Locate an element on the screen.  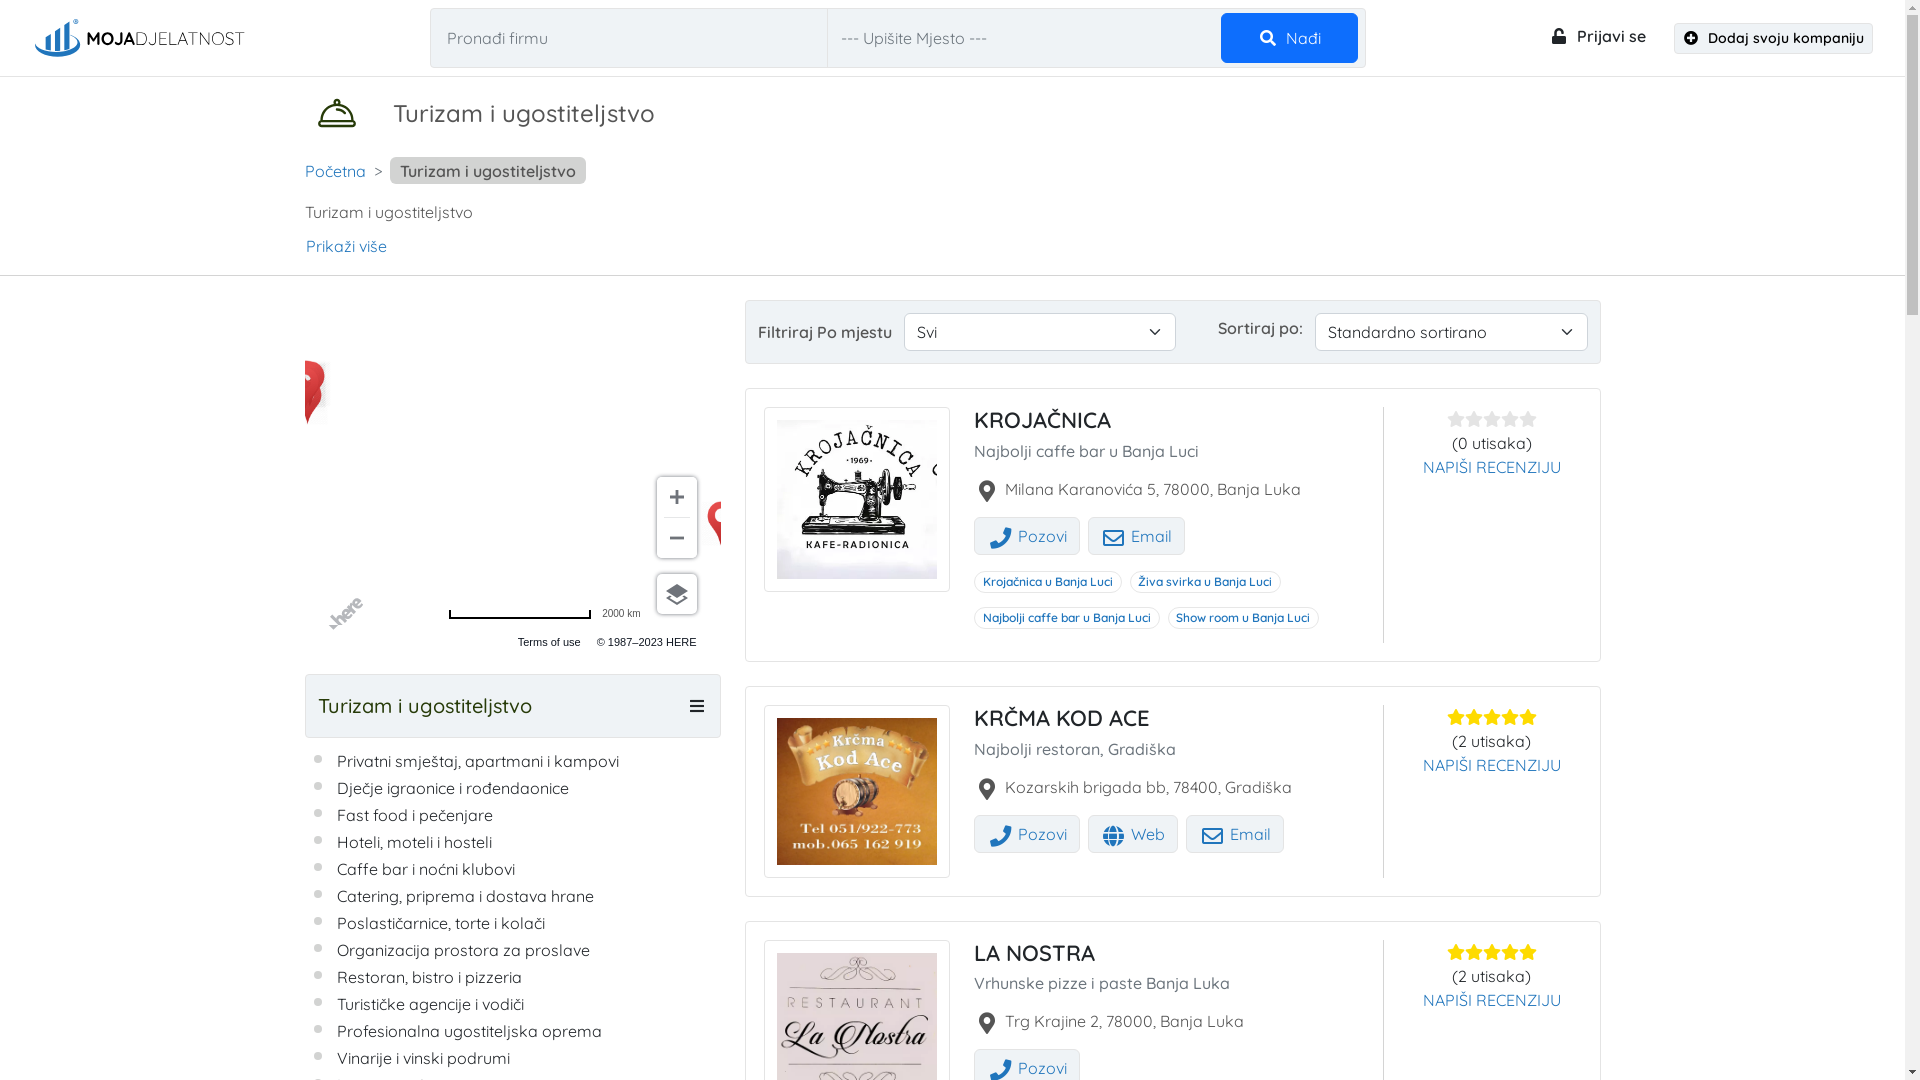
'Zoom out' is located at coordinates (656, 536).